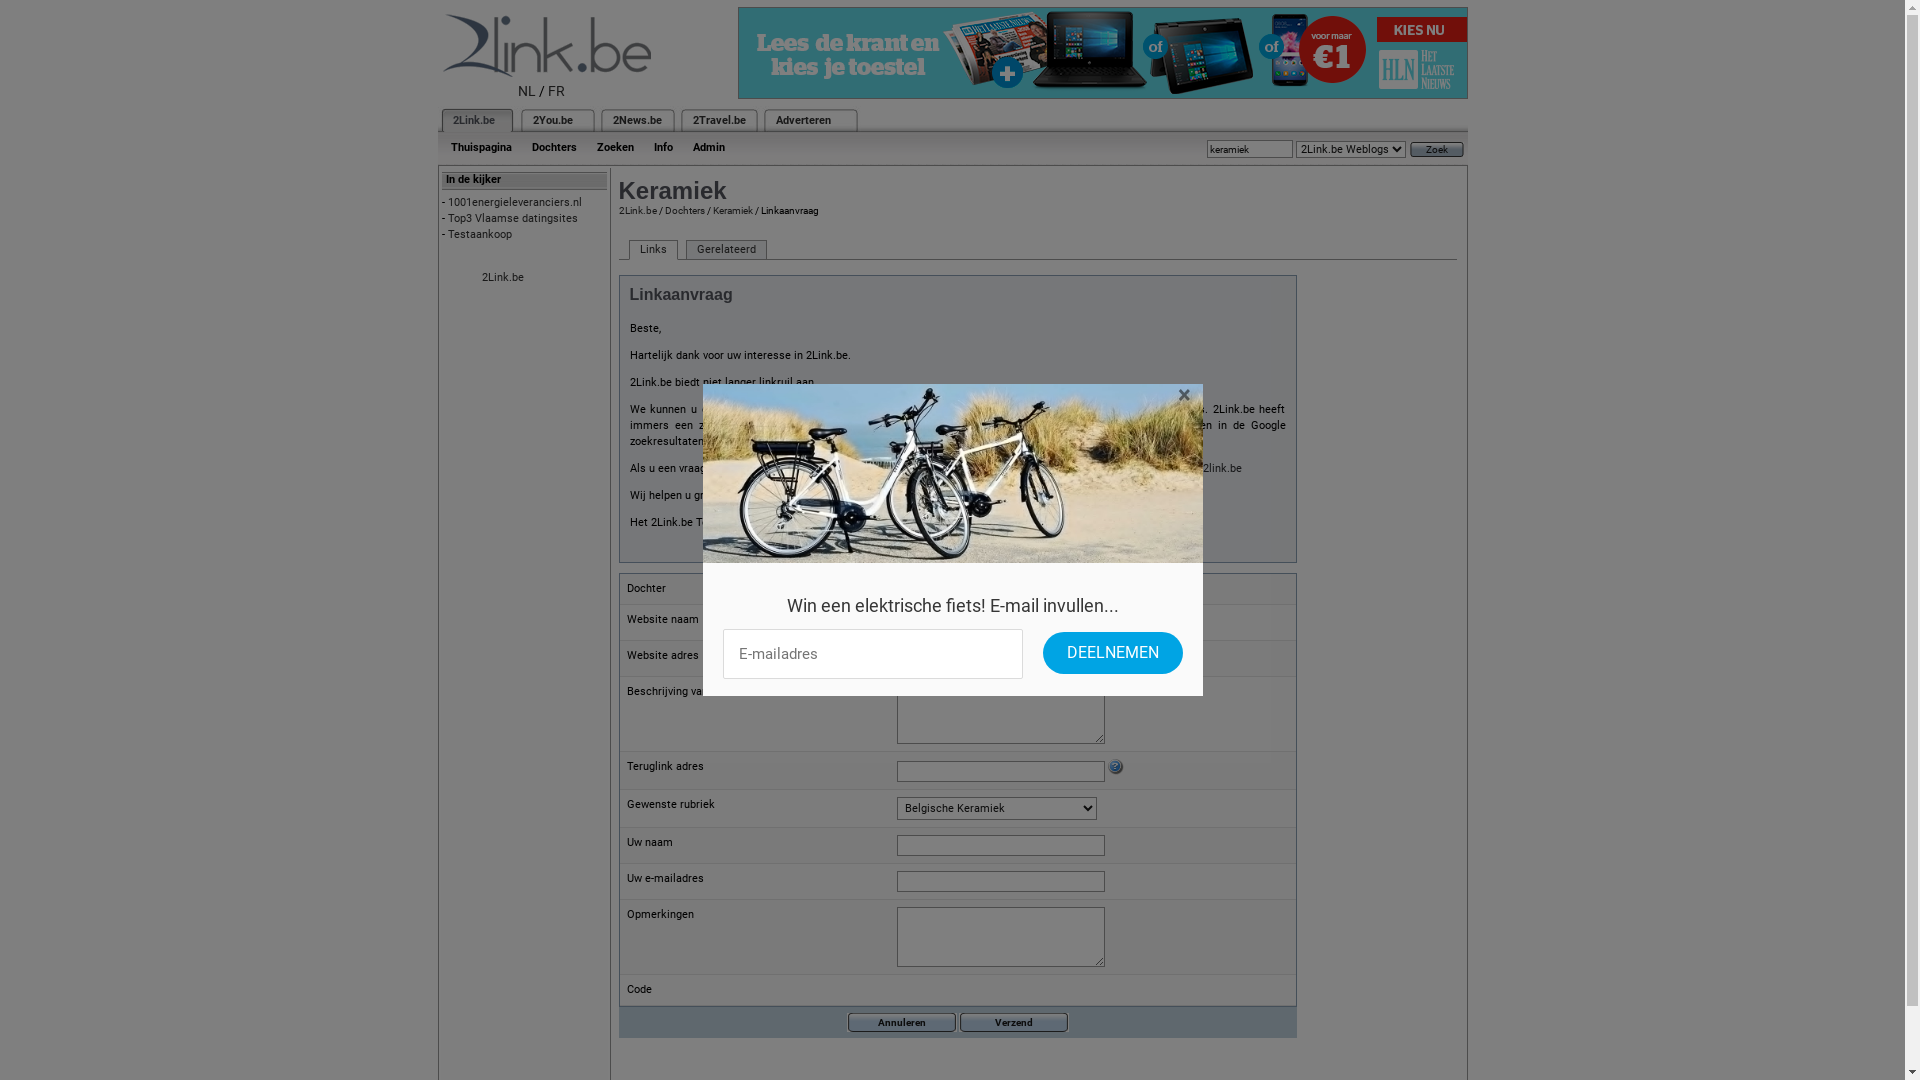  Describe the element at coordinates (480, 146) in the screenshot. I see `'Thuispagina'` at that location.